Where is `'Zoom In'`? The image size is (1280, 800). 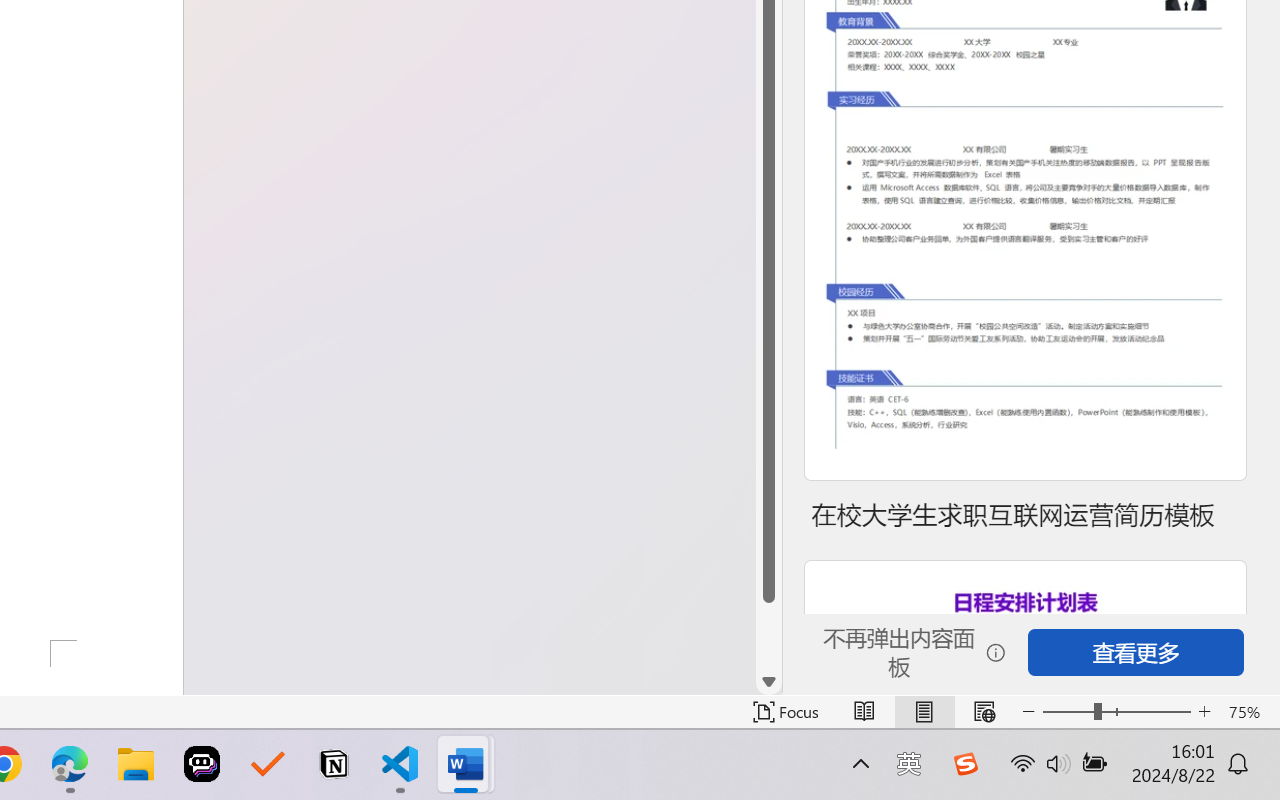 'Zoom In' is located at coordinates (1204, 711).